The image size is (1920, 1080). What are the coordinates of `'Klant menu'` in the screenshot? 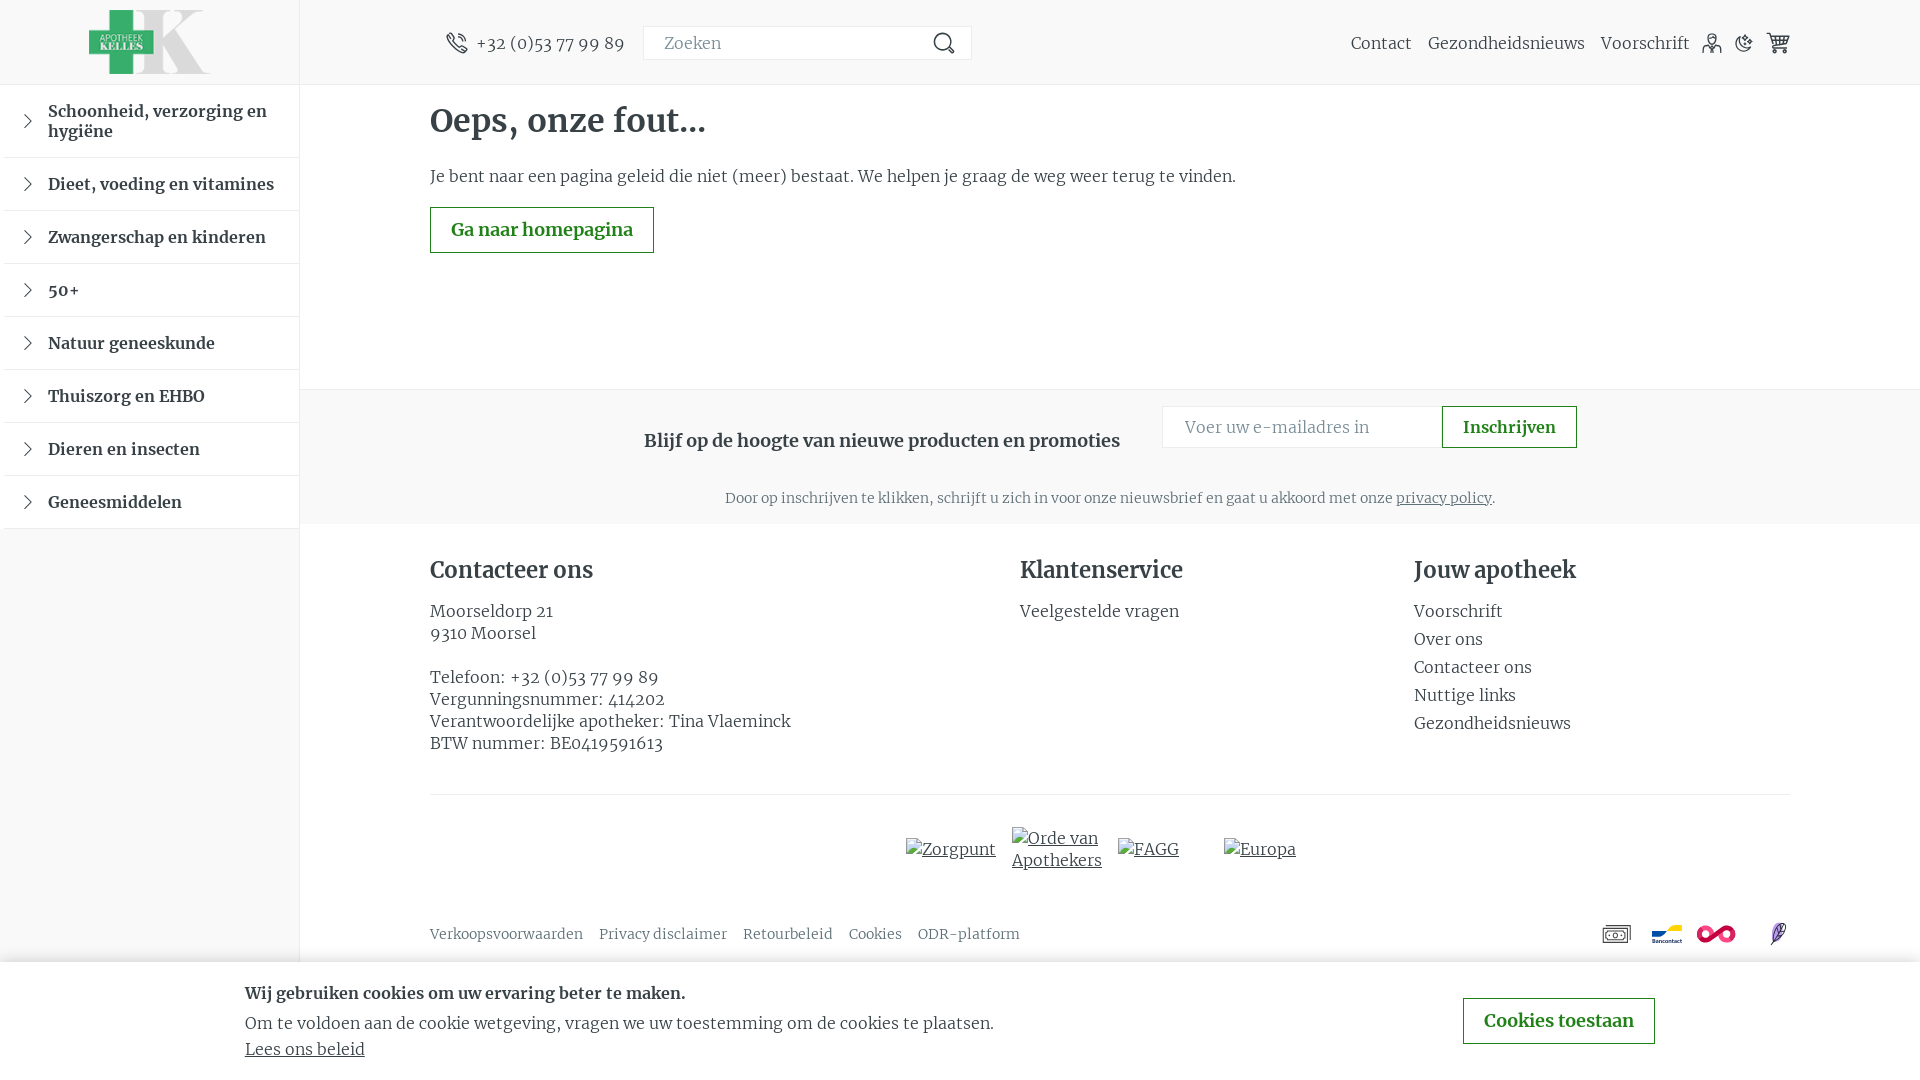 It's located at (1711, 42).